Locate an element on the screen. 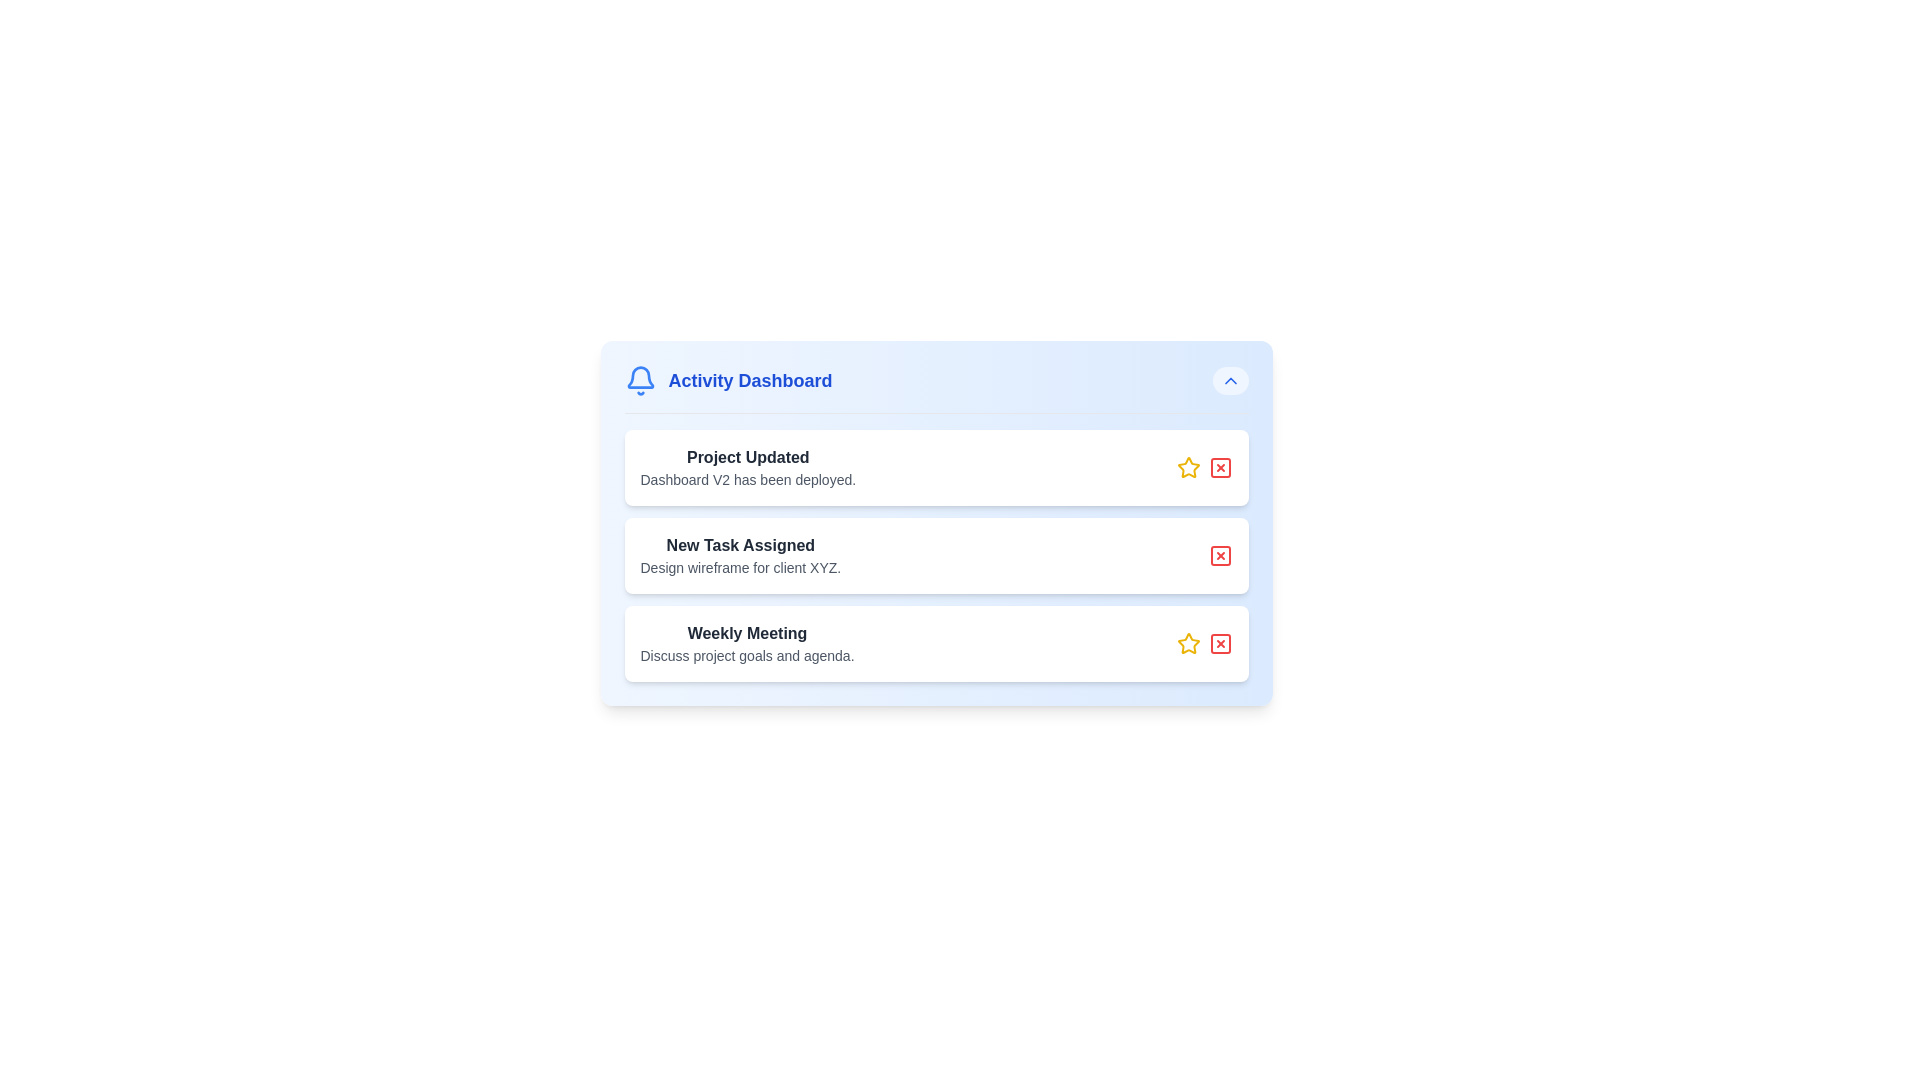 This screenshot has height=1080, width=1920. text label displaying 'Activity Dashboard' which is prominently positioned on a light blue background, aligning horizontally with a bell icon to its left is located at coordinates (749, 381).